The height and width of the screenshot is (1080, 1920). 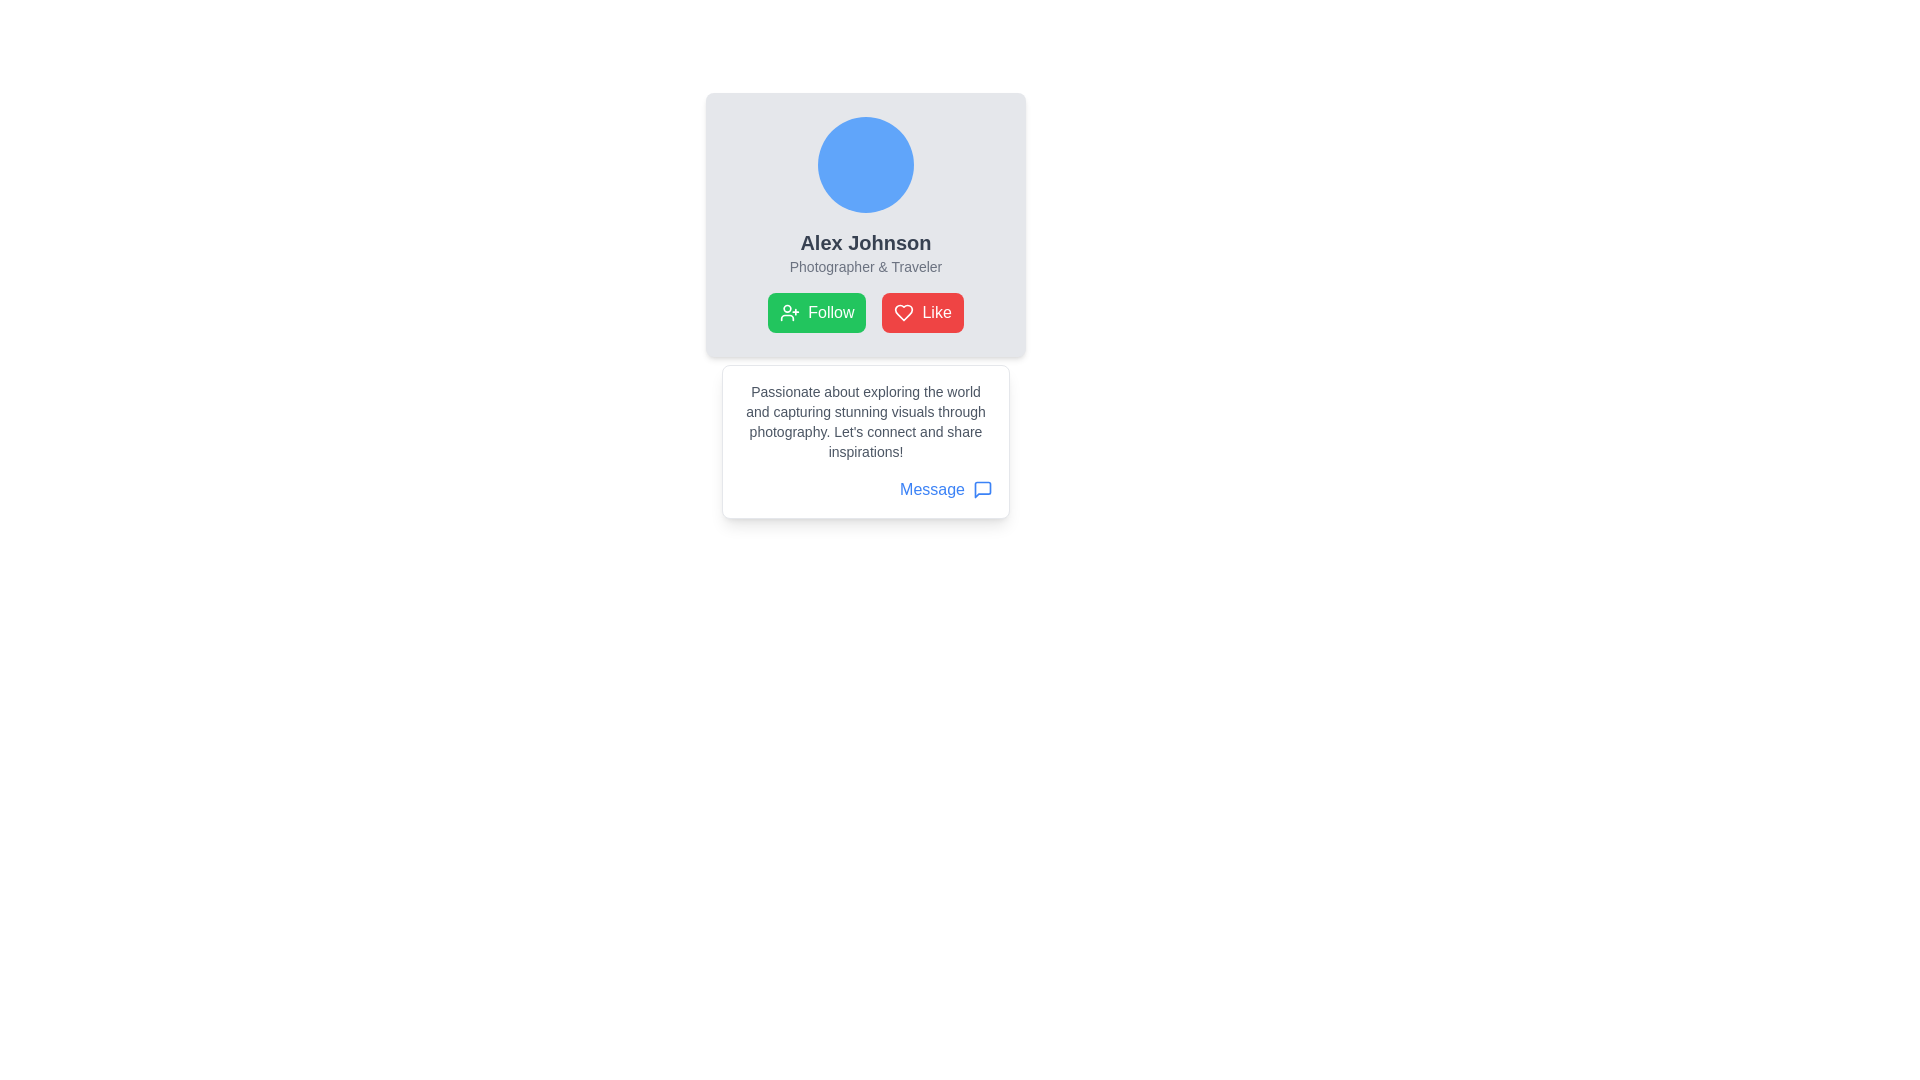 I want to click on the blue chat/message icon located at the bottom-right corner of the 'Message' text, so click(x=983, y=489).